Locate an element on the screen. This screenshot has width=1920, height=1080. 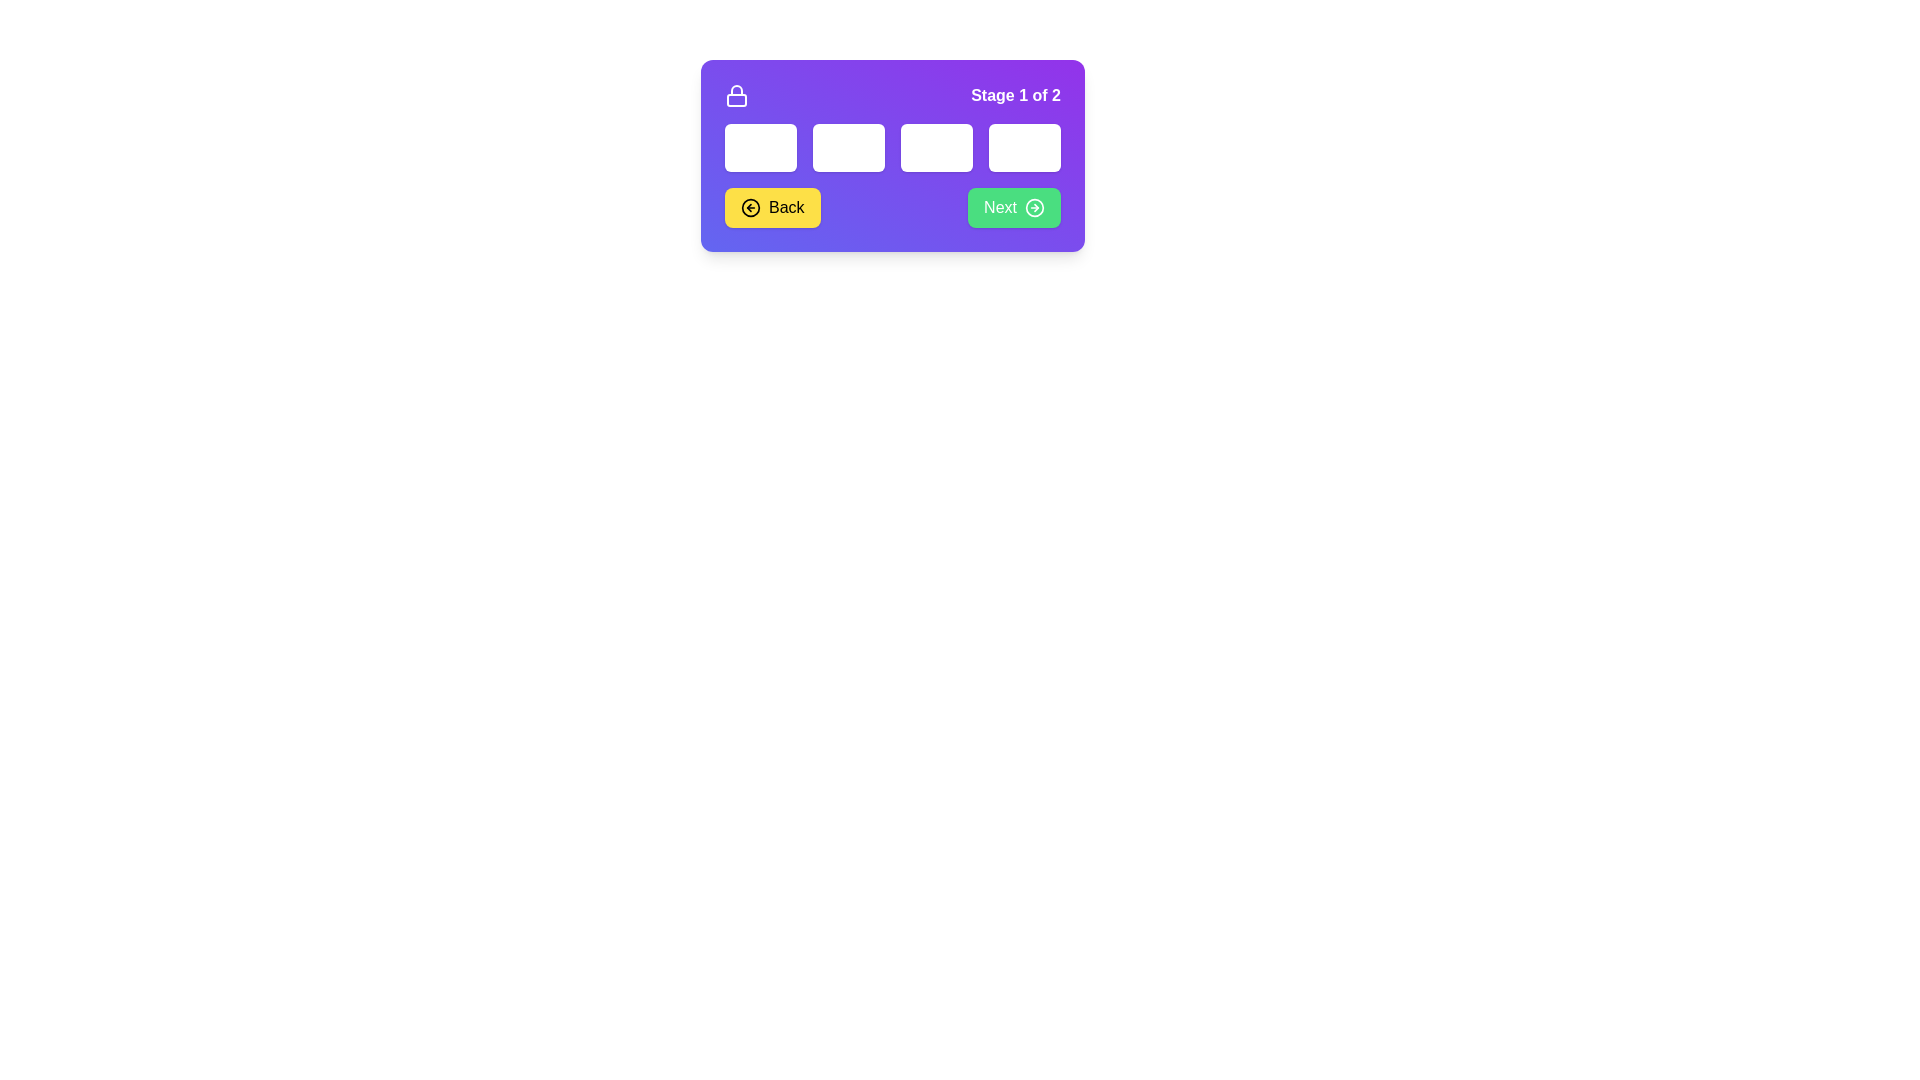
the forward navigation button located in the bottom-right corner of the purple rectangular card to proceed to the next step is located at coordinates (1014, 208).